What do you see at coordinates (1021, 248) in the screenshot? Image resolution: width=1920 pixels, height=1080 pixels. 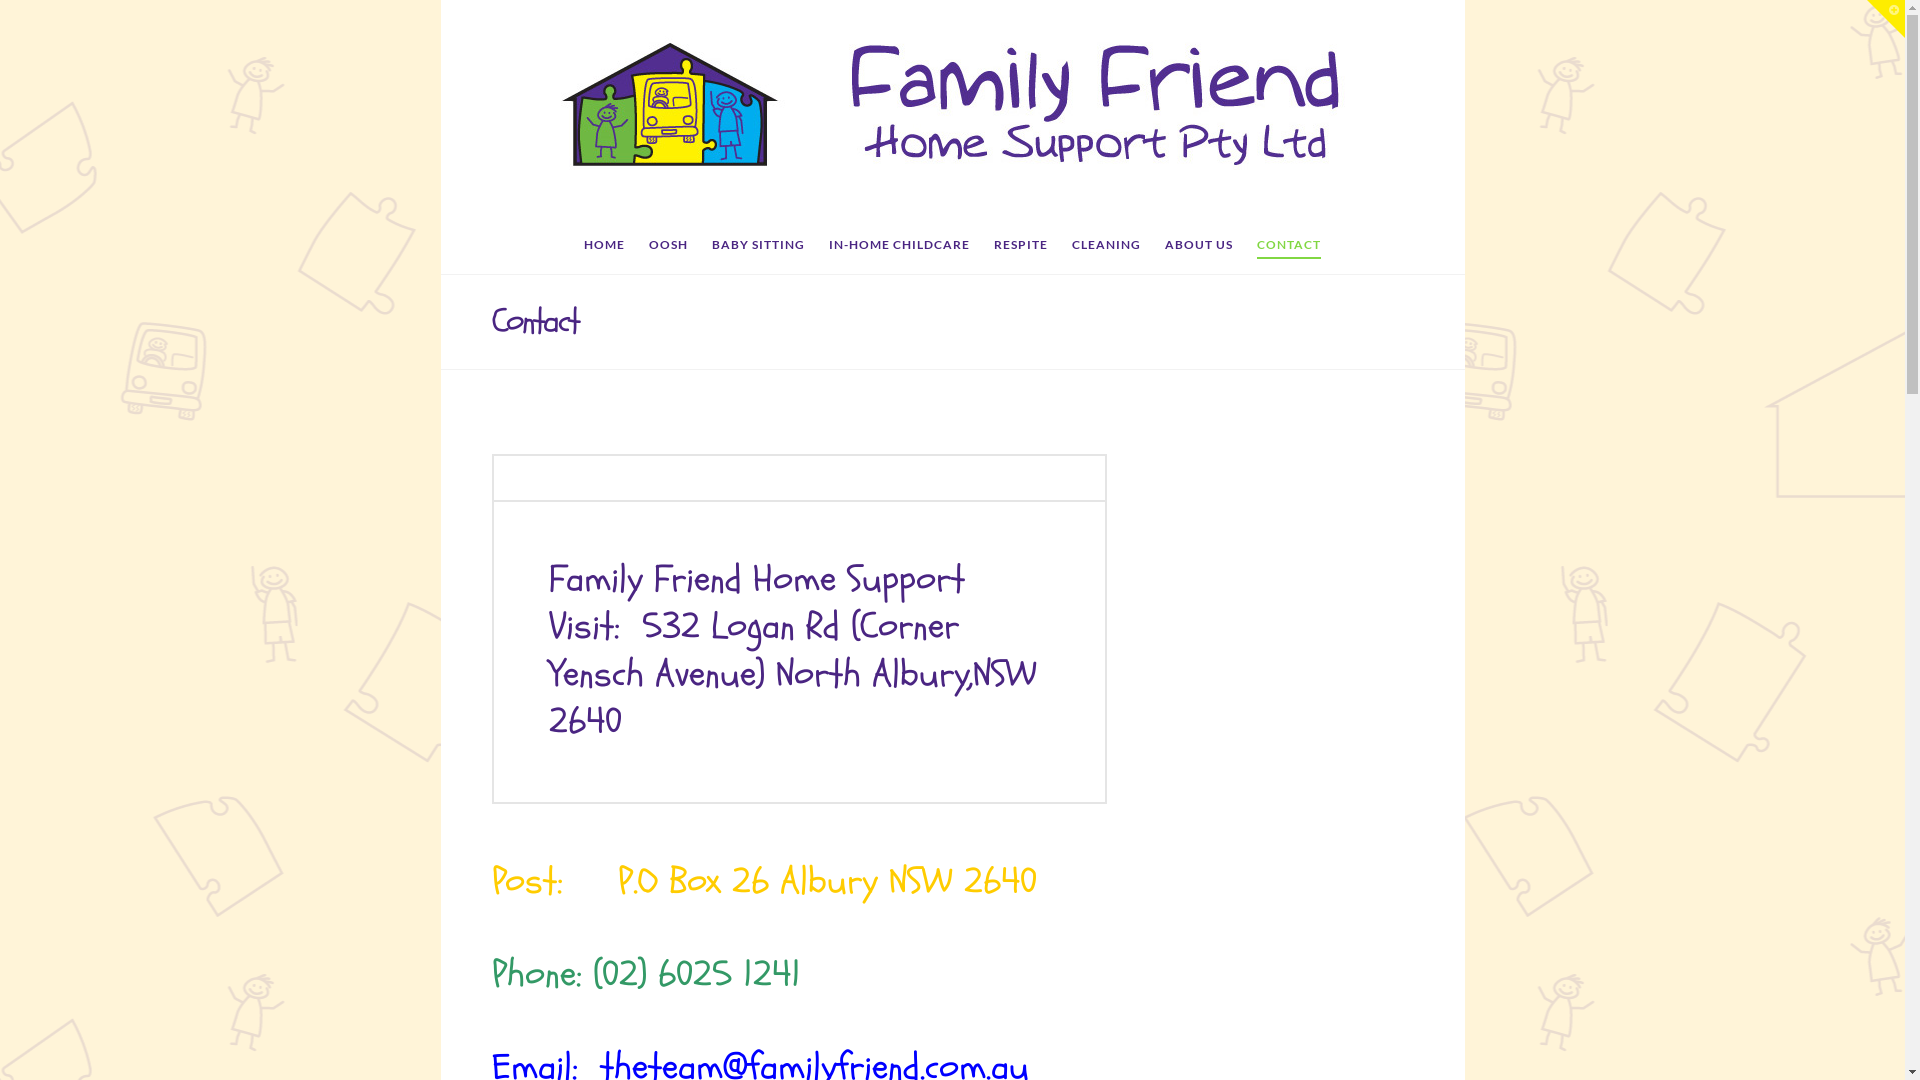 I see `'RESPITE'` at bounding box center [1021, 248].